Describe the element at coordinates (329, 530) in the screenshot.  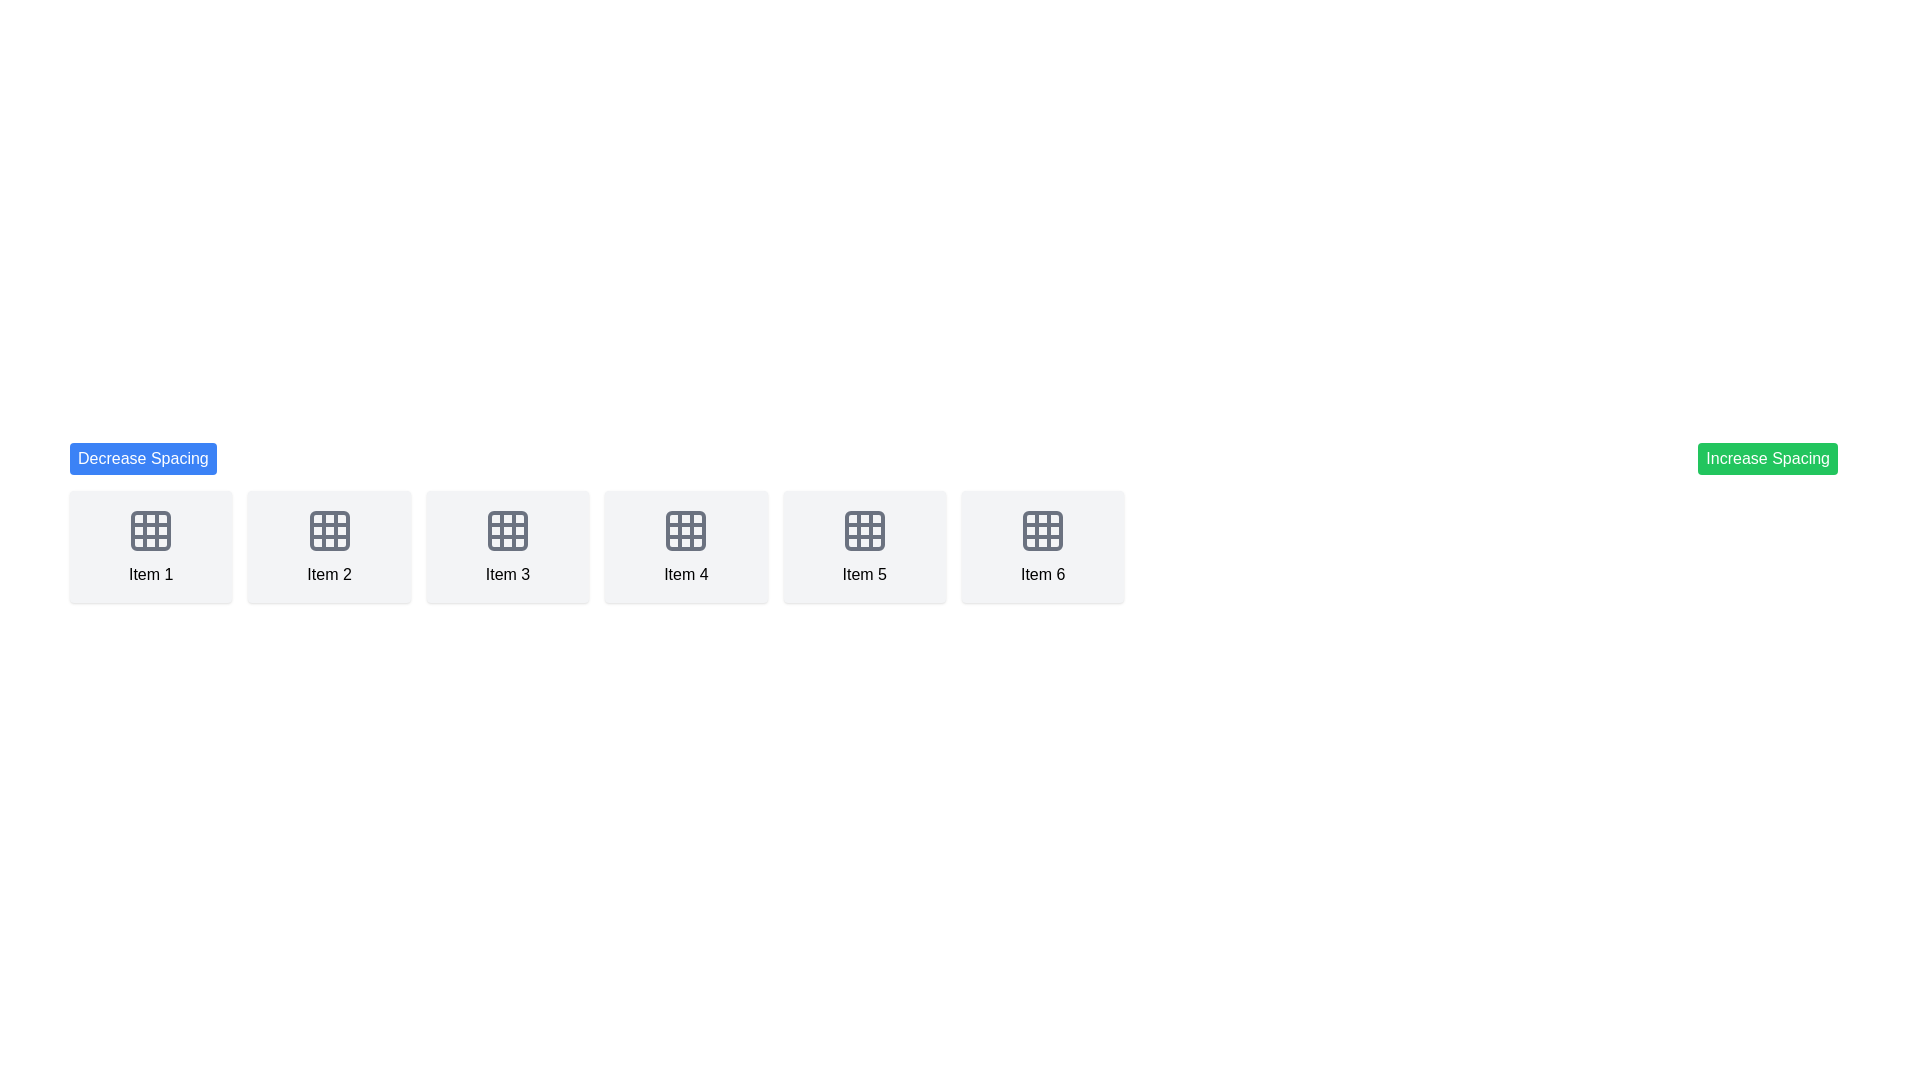
I see `the central rounded square icon within the 3x3 grid structure of 'Item 2'` at that location.